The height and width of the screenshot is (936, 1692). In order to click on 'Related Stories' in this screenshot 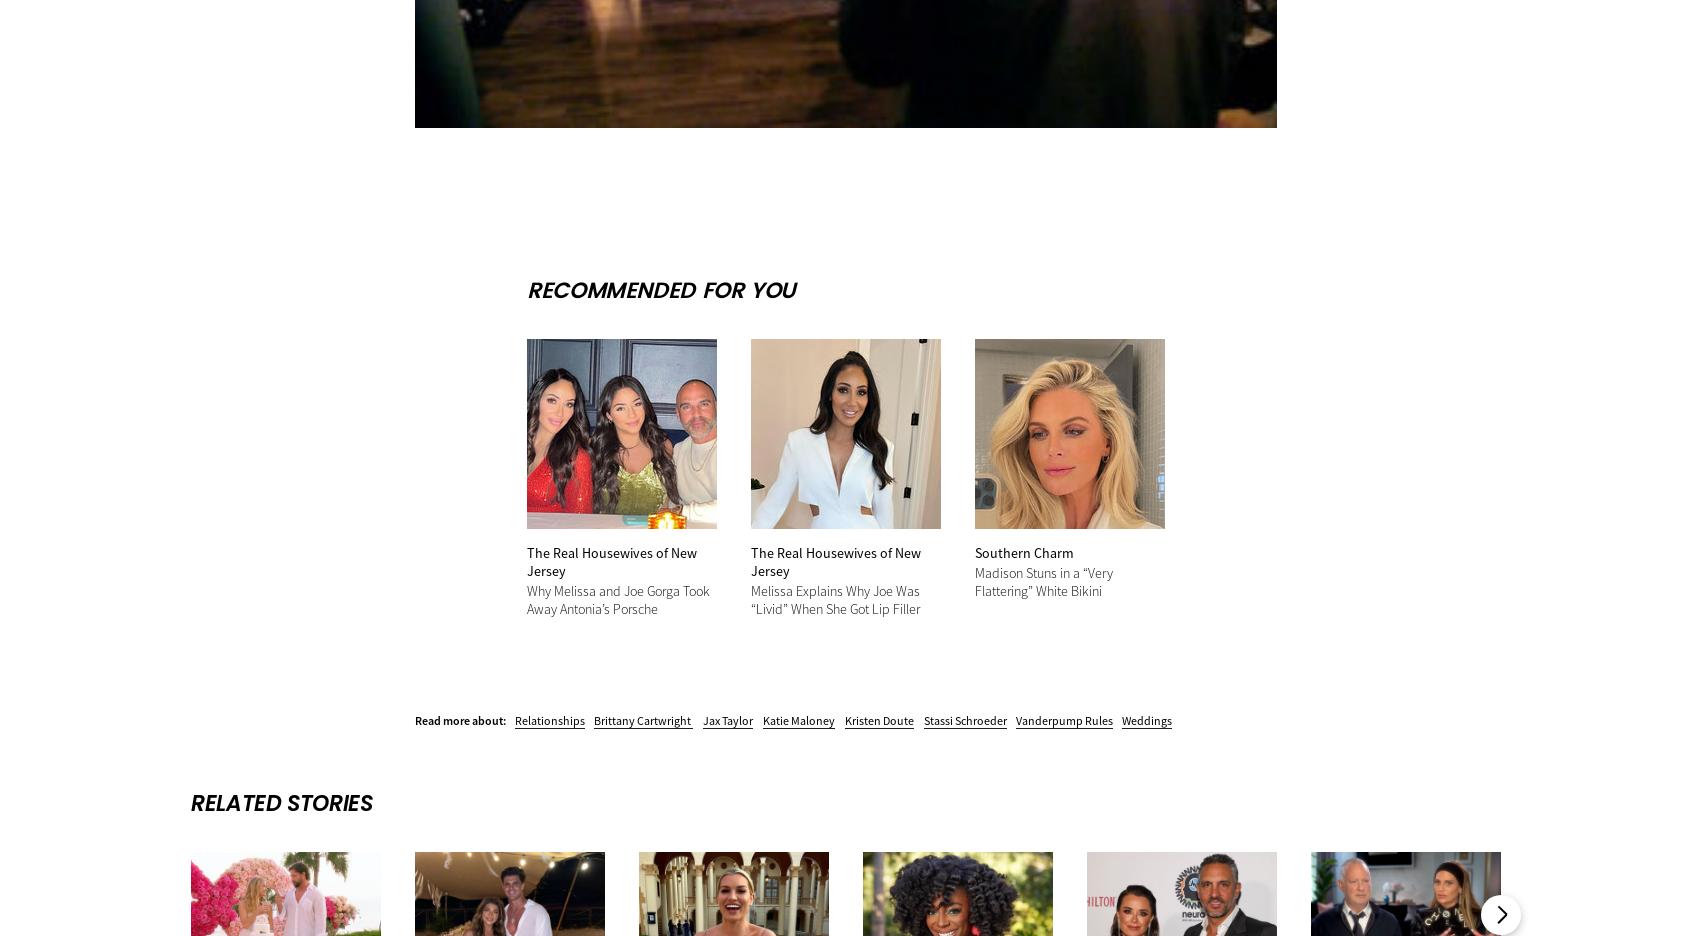, I will do `click(281, 801)`.